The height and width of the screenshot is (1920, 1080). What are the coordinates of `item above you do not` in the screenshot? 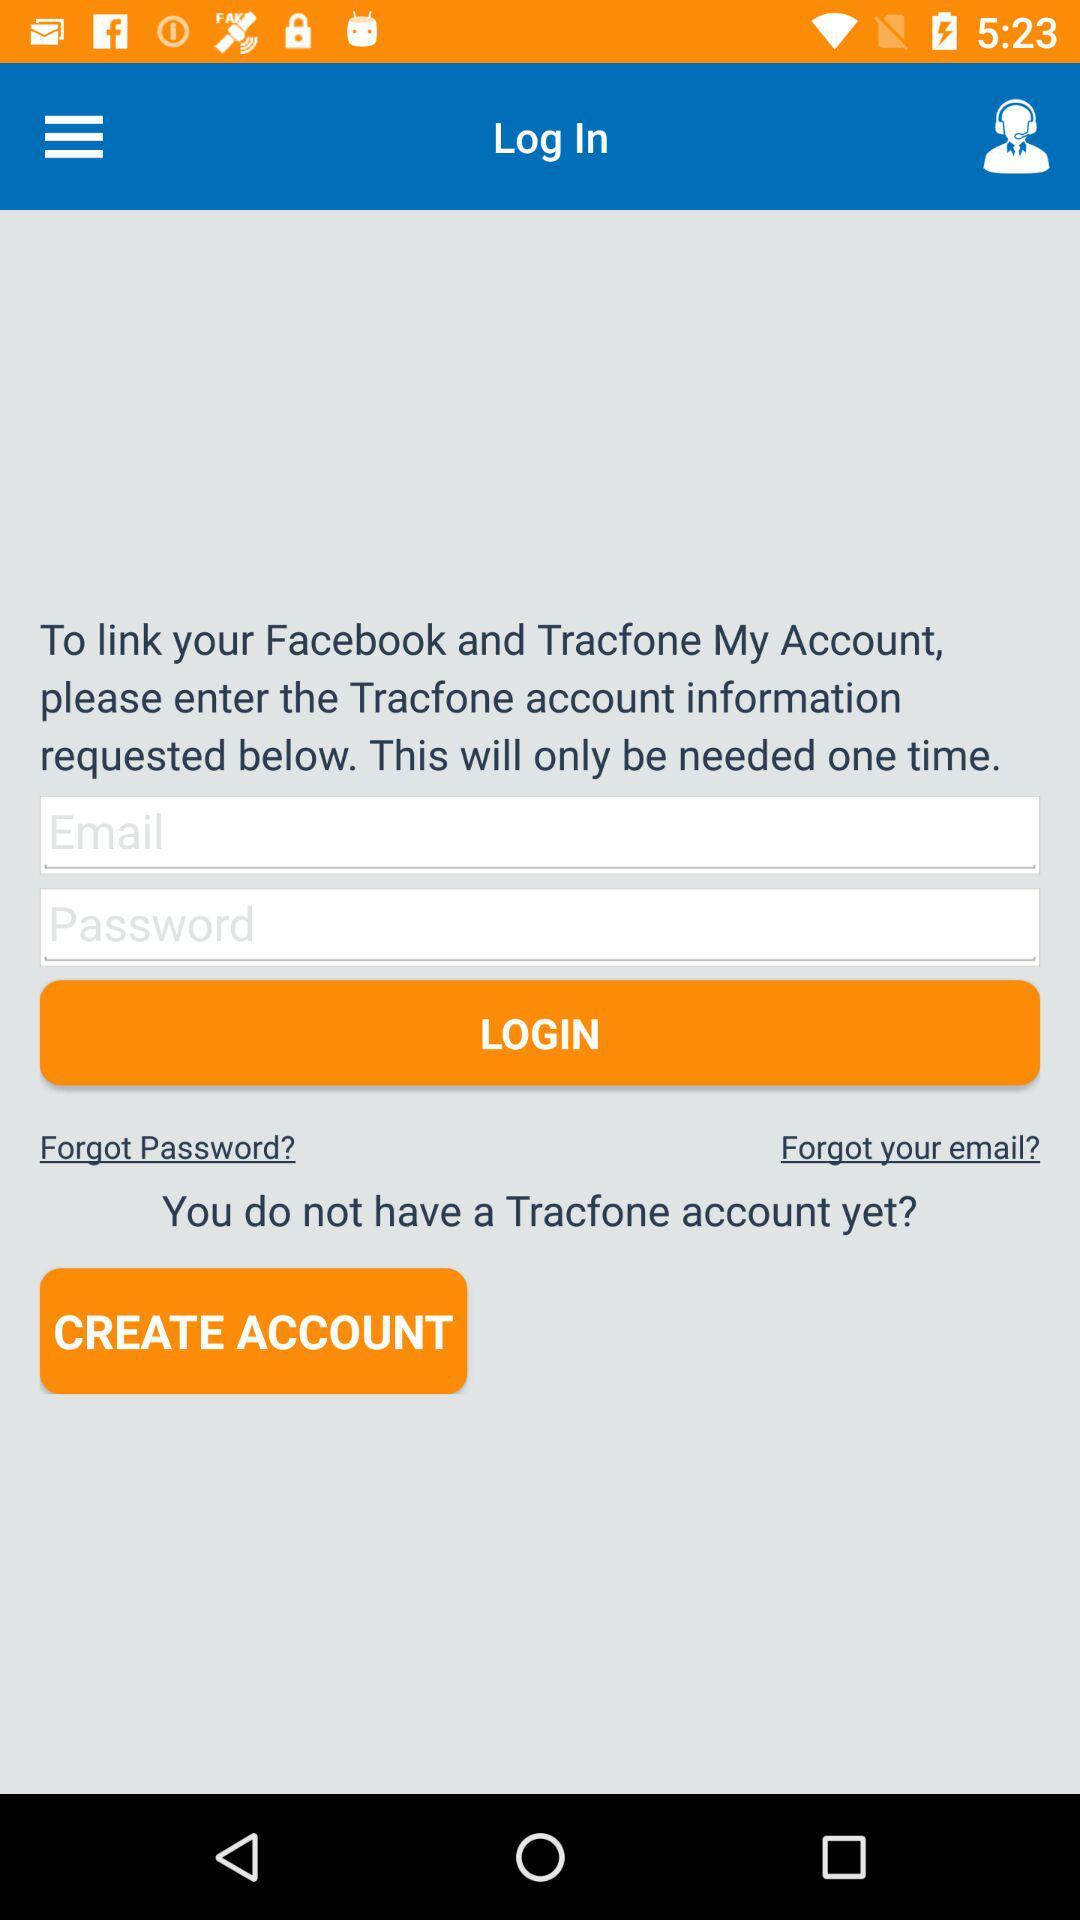 It's located at (910, 1146).